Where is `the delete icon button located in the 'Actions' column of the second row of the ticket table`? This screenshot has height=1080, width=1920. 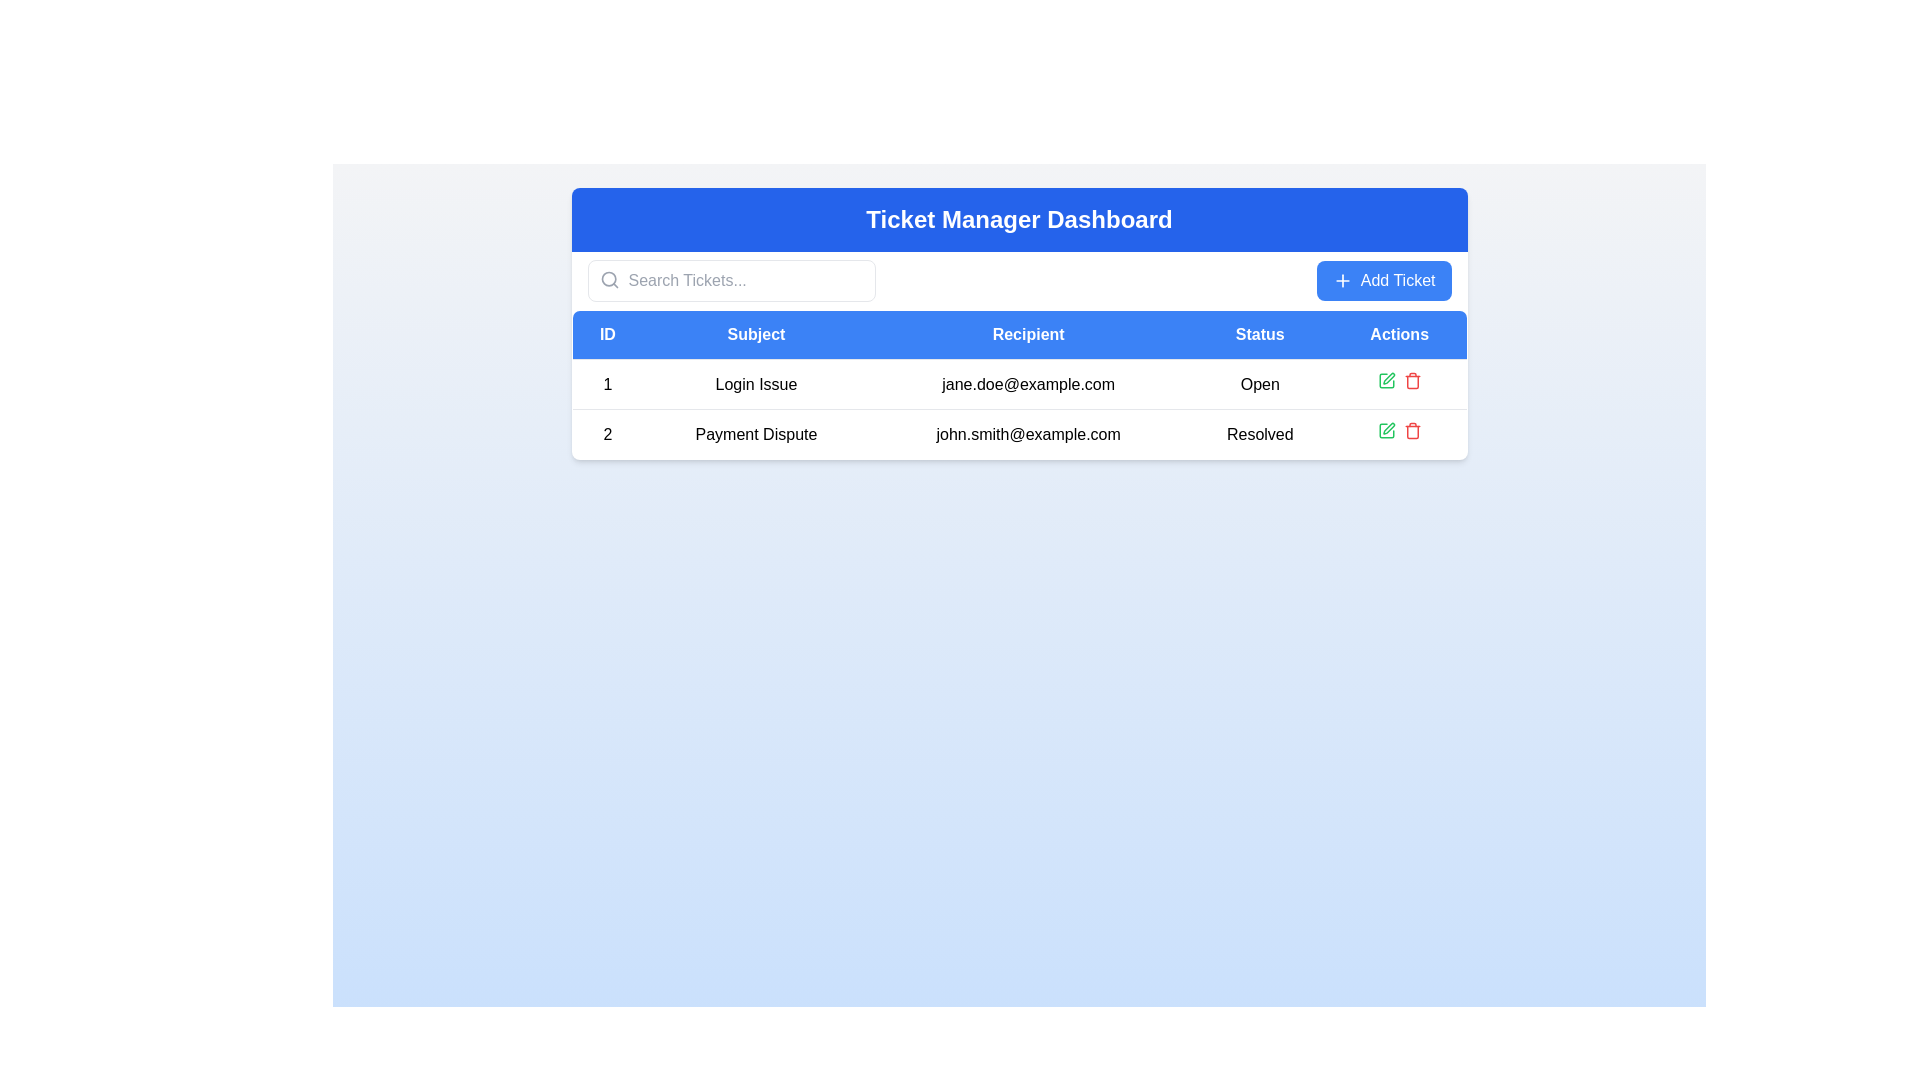 the delete icon button located in the 'Actions' column of the second row of the ticket table is located at coordinates (1411, 430).